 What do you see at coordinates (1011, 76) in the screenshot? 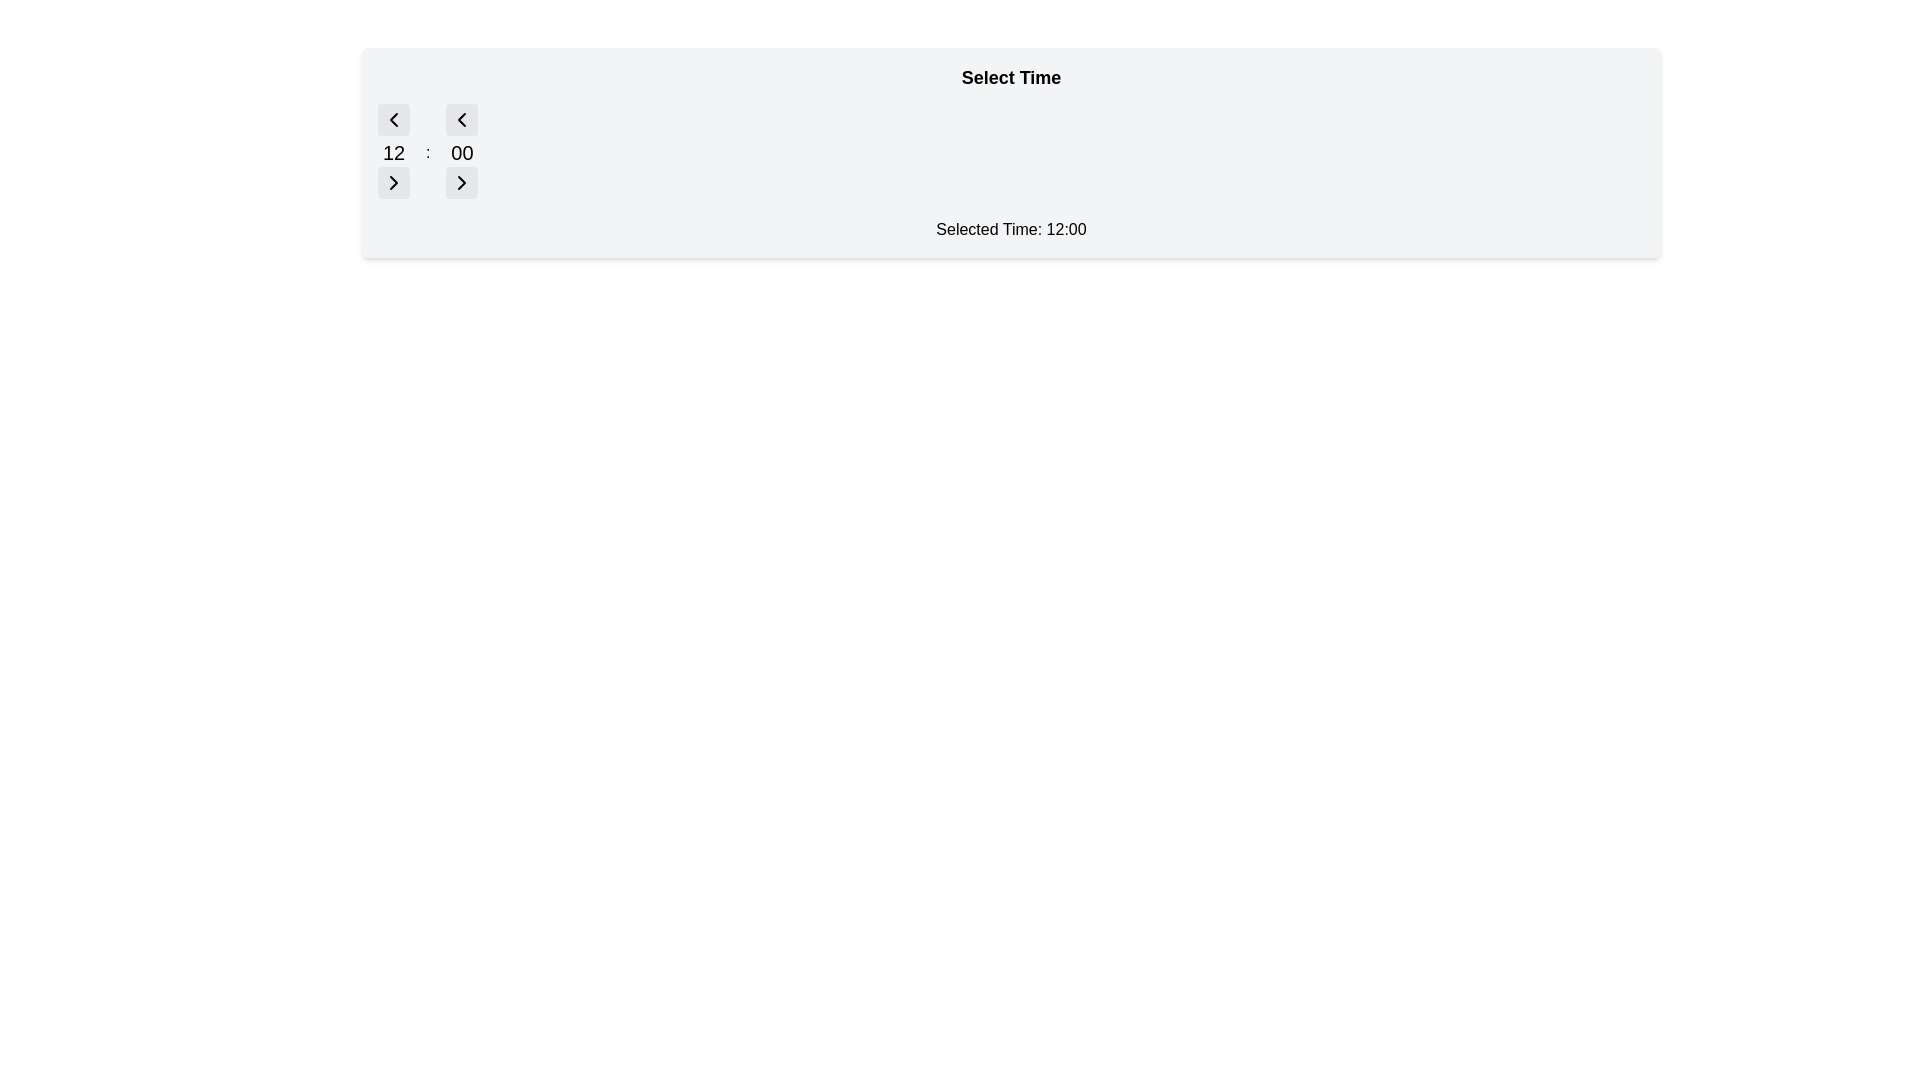
I see `the title label at the top-center of the time-selection interface` at bounding box center [1011, 76].